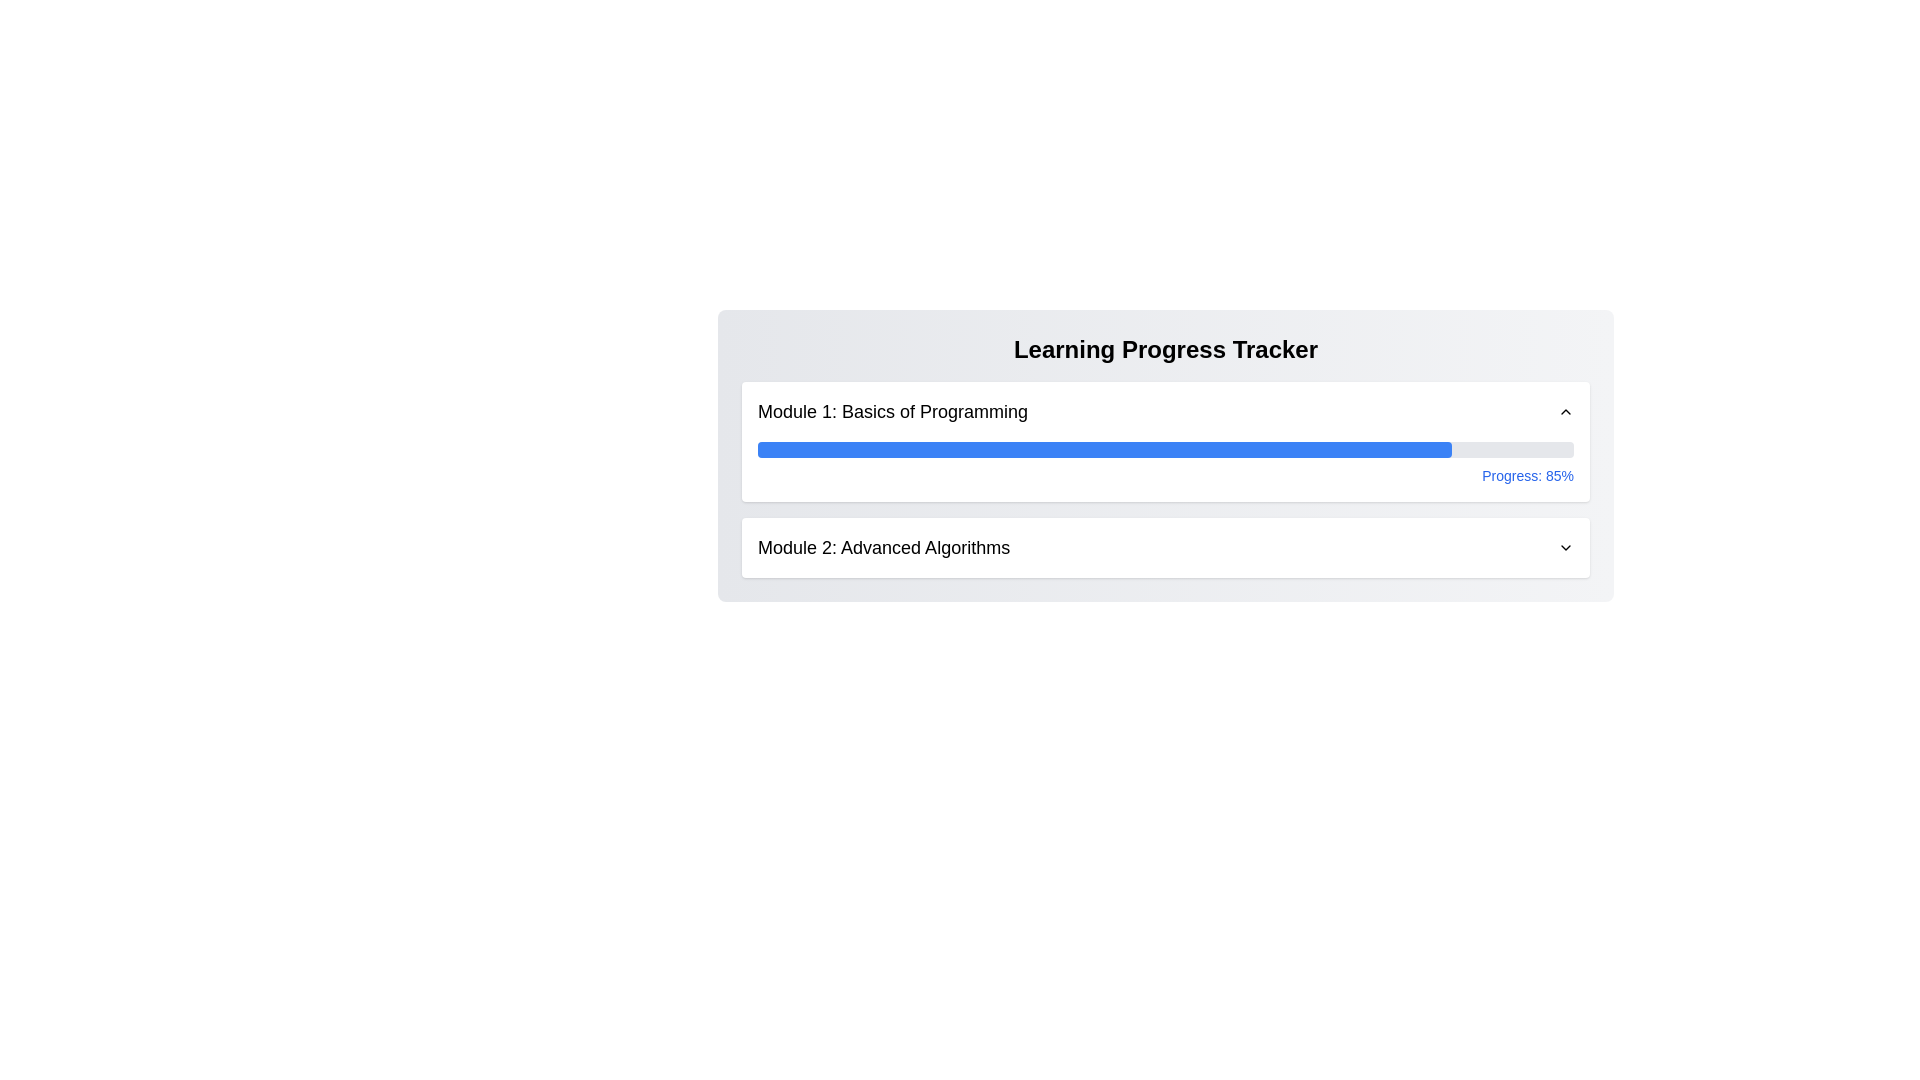 This screenshot has width=1920, height=1080. Describe the element at coordinates (1166, 455) in the screenshot. I see `the Progress Tracker Section, which displays the progress of various learning modules with percentage completion, located centrally beneath a title section` at that location.